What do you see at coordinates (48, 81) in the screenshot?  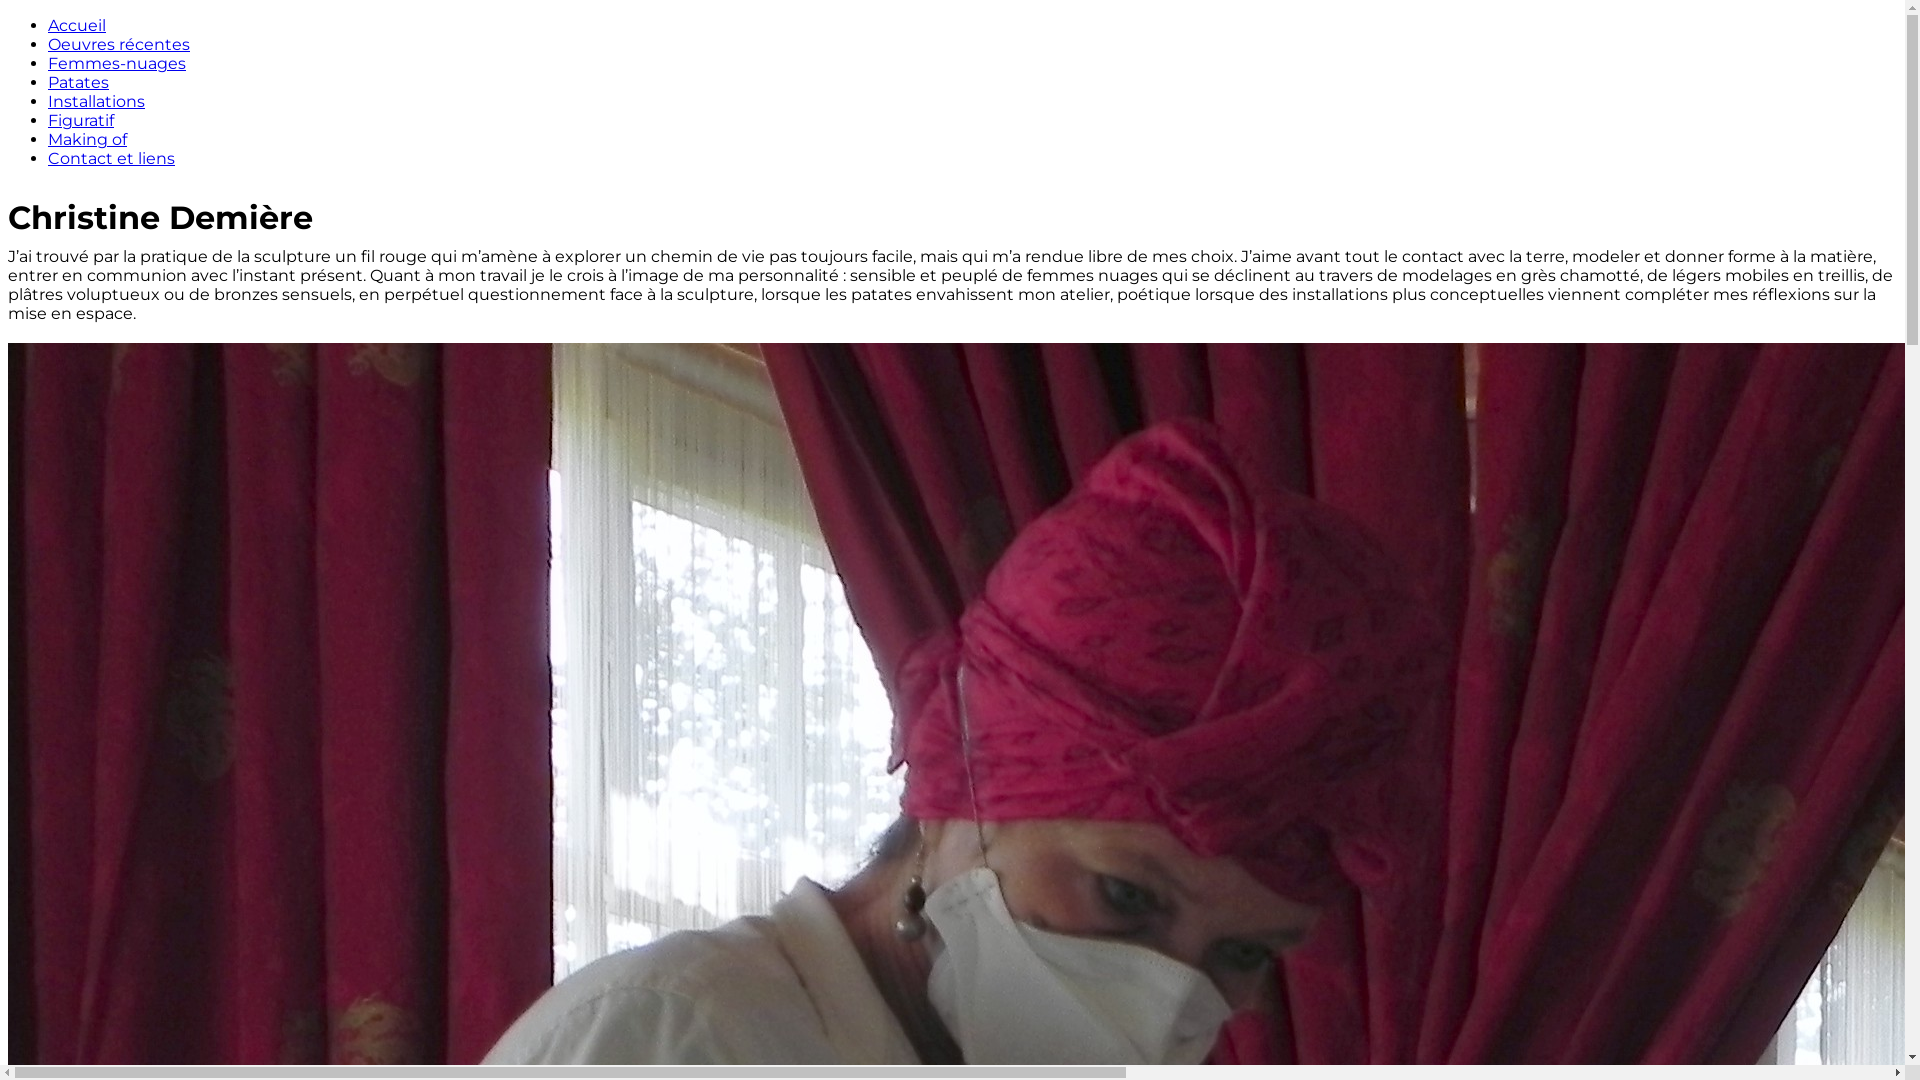 I see `'Patates'` at bounding box center [48, 81].